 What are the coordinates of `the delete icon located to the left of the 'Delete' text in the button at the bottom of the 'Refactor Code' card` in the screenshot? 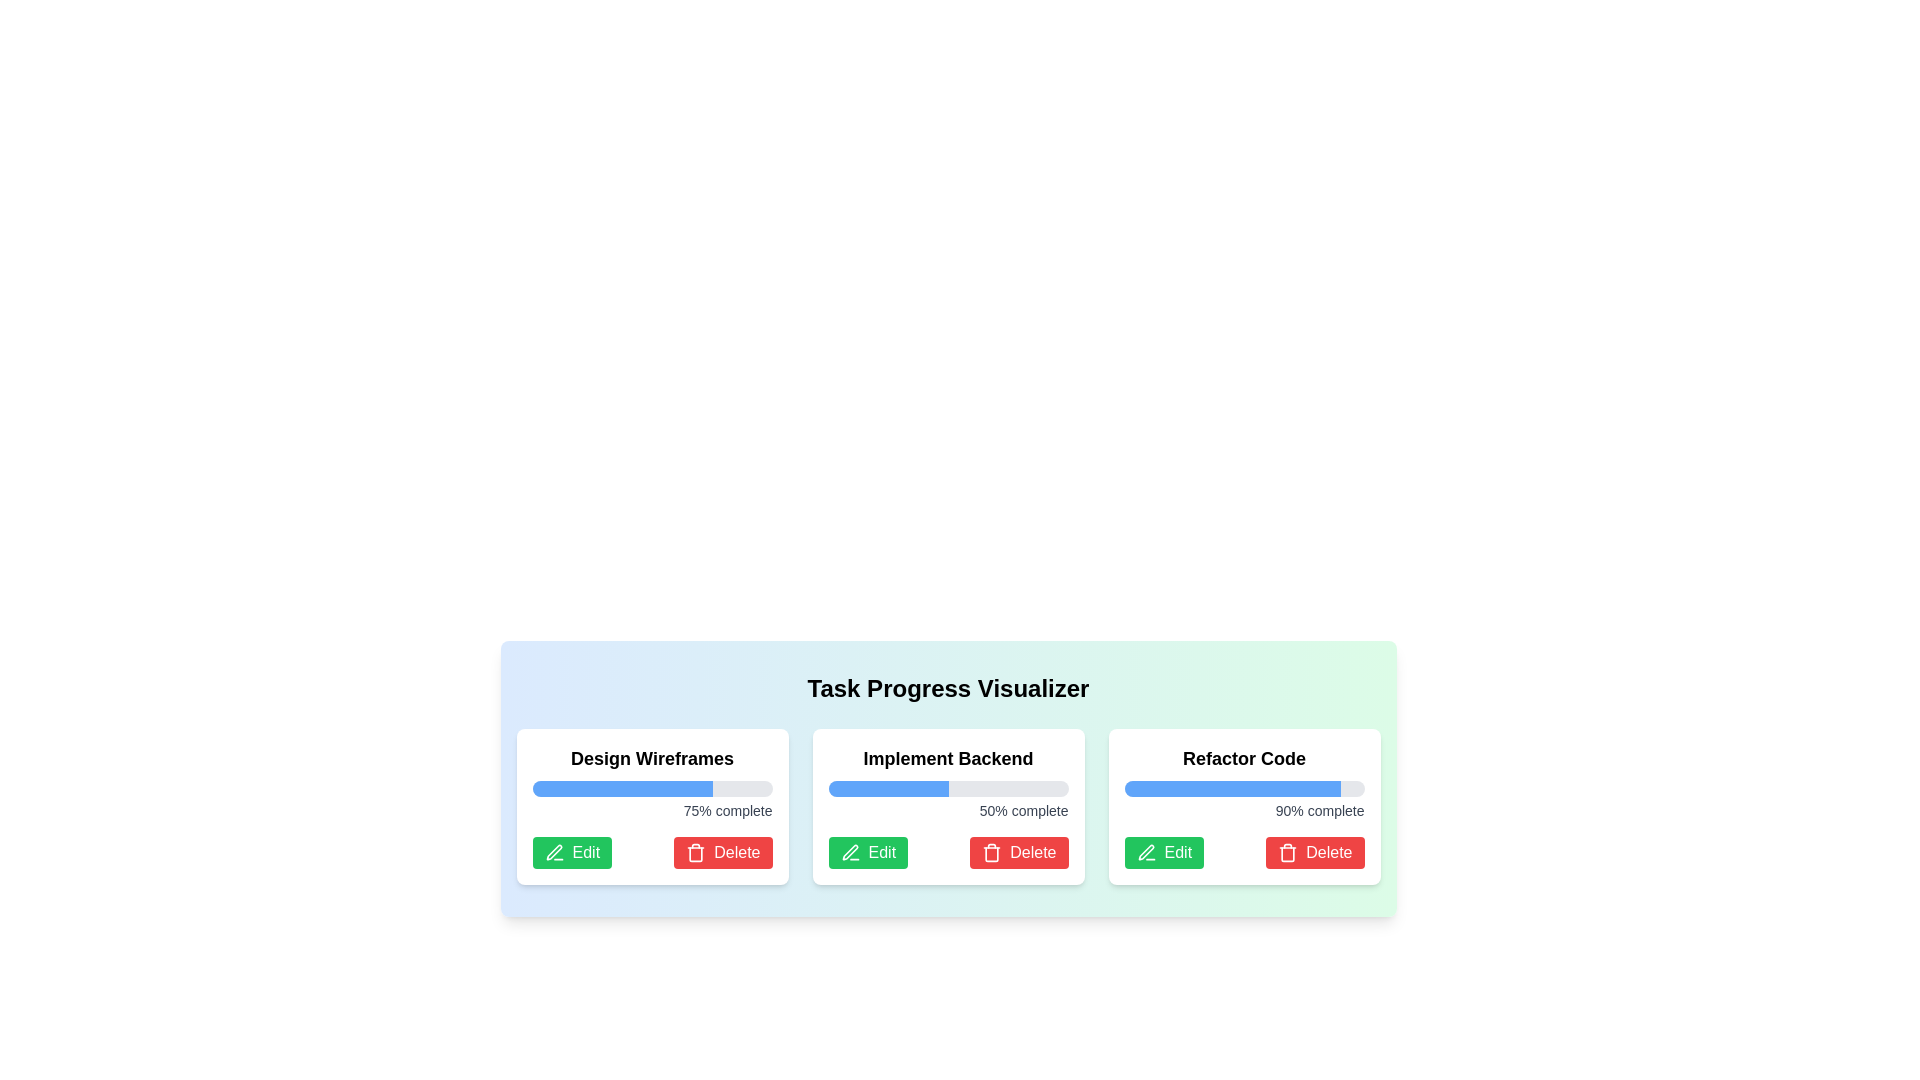 It's located at (1288, 852).